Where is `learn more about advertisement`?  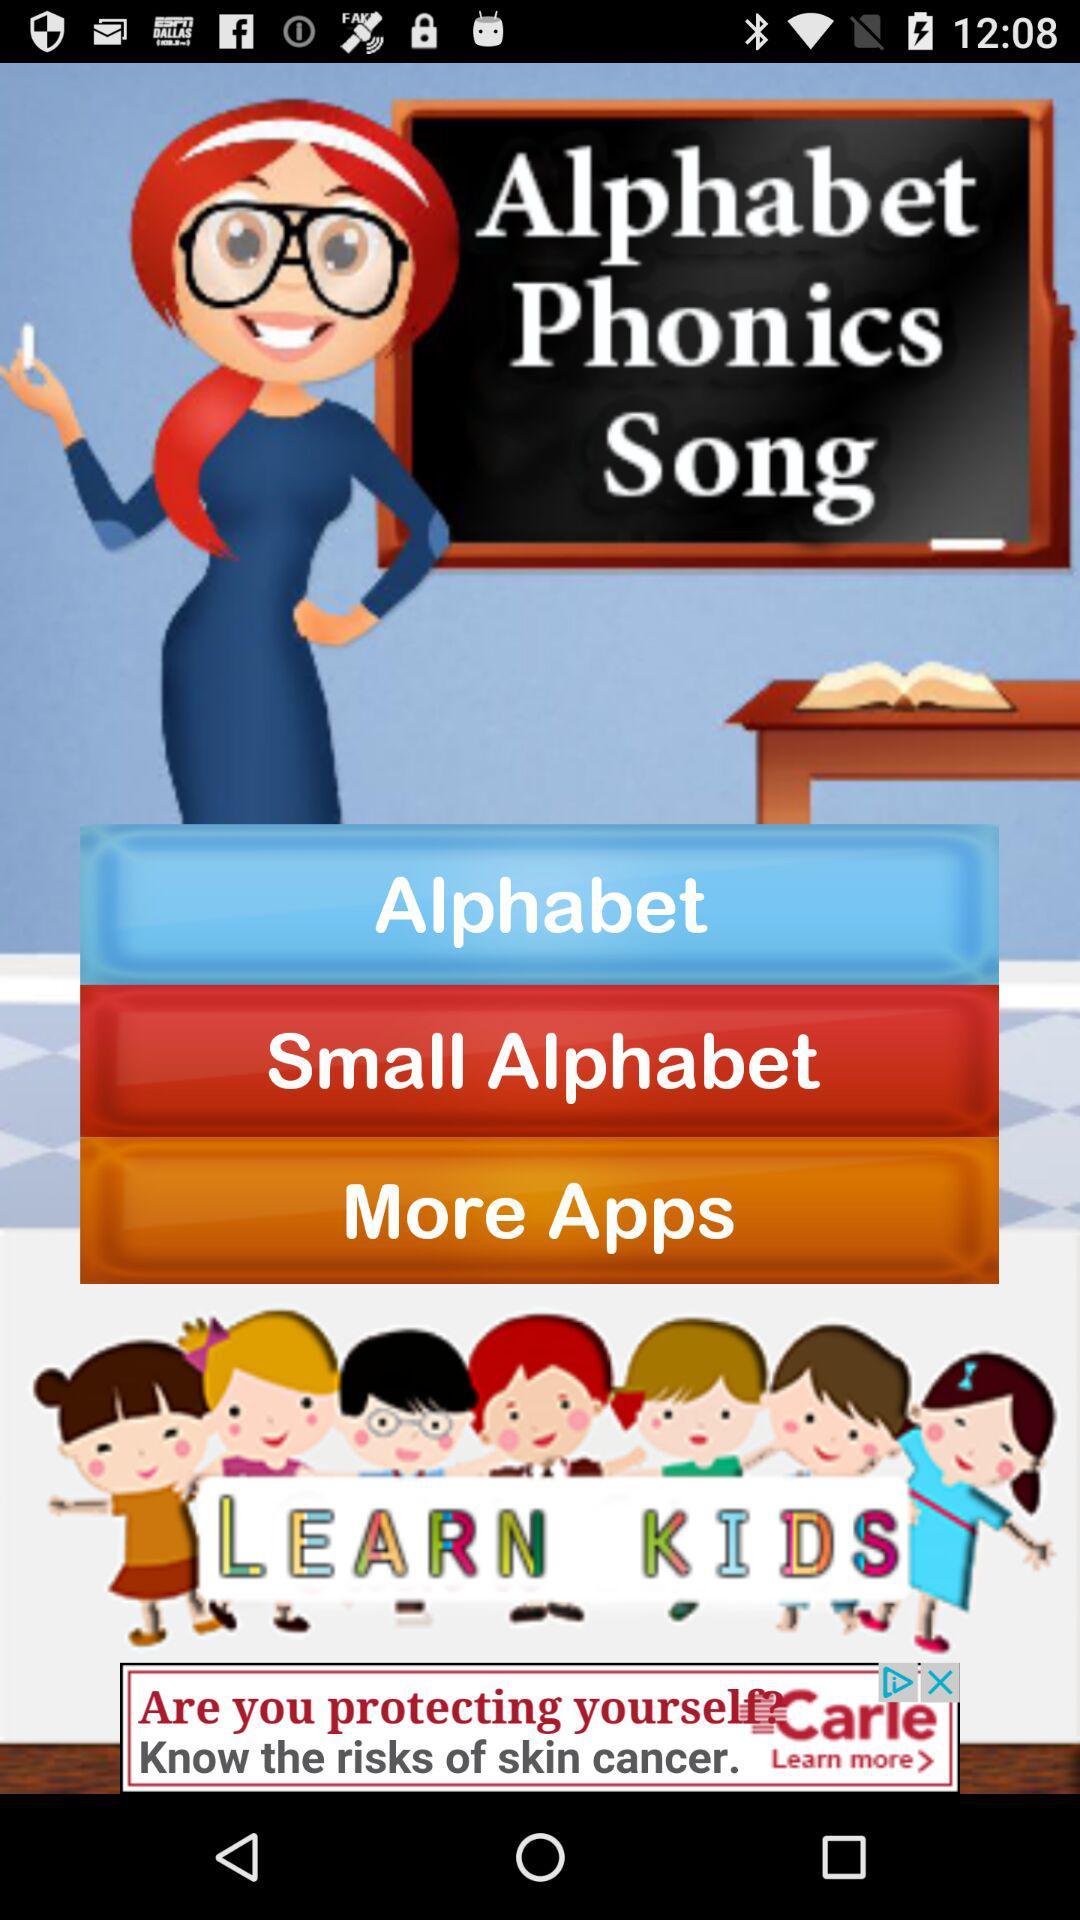 learn more about advertisement is located at coordinates (540, 1727).